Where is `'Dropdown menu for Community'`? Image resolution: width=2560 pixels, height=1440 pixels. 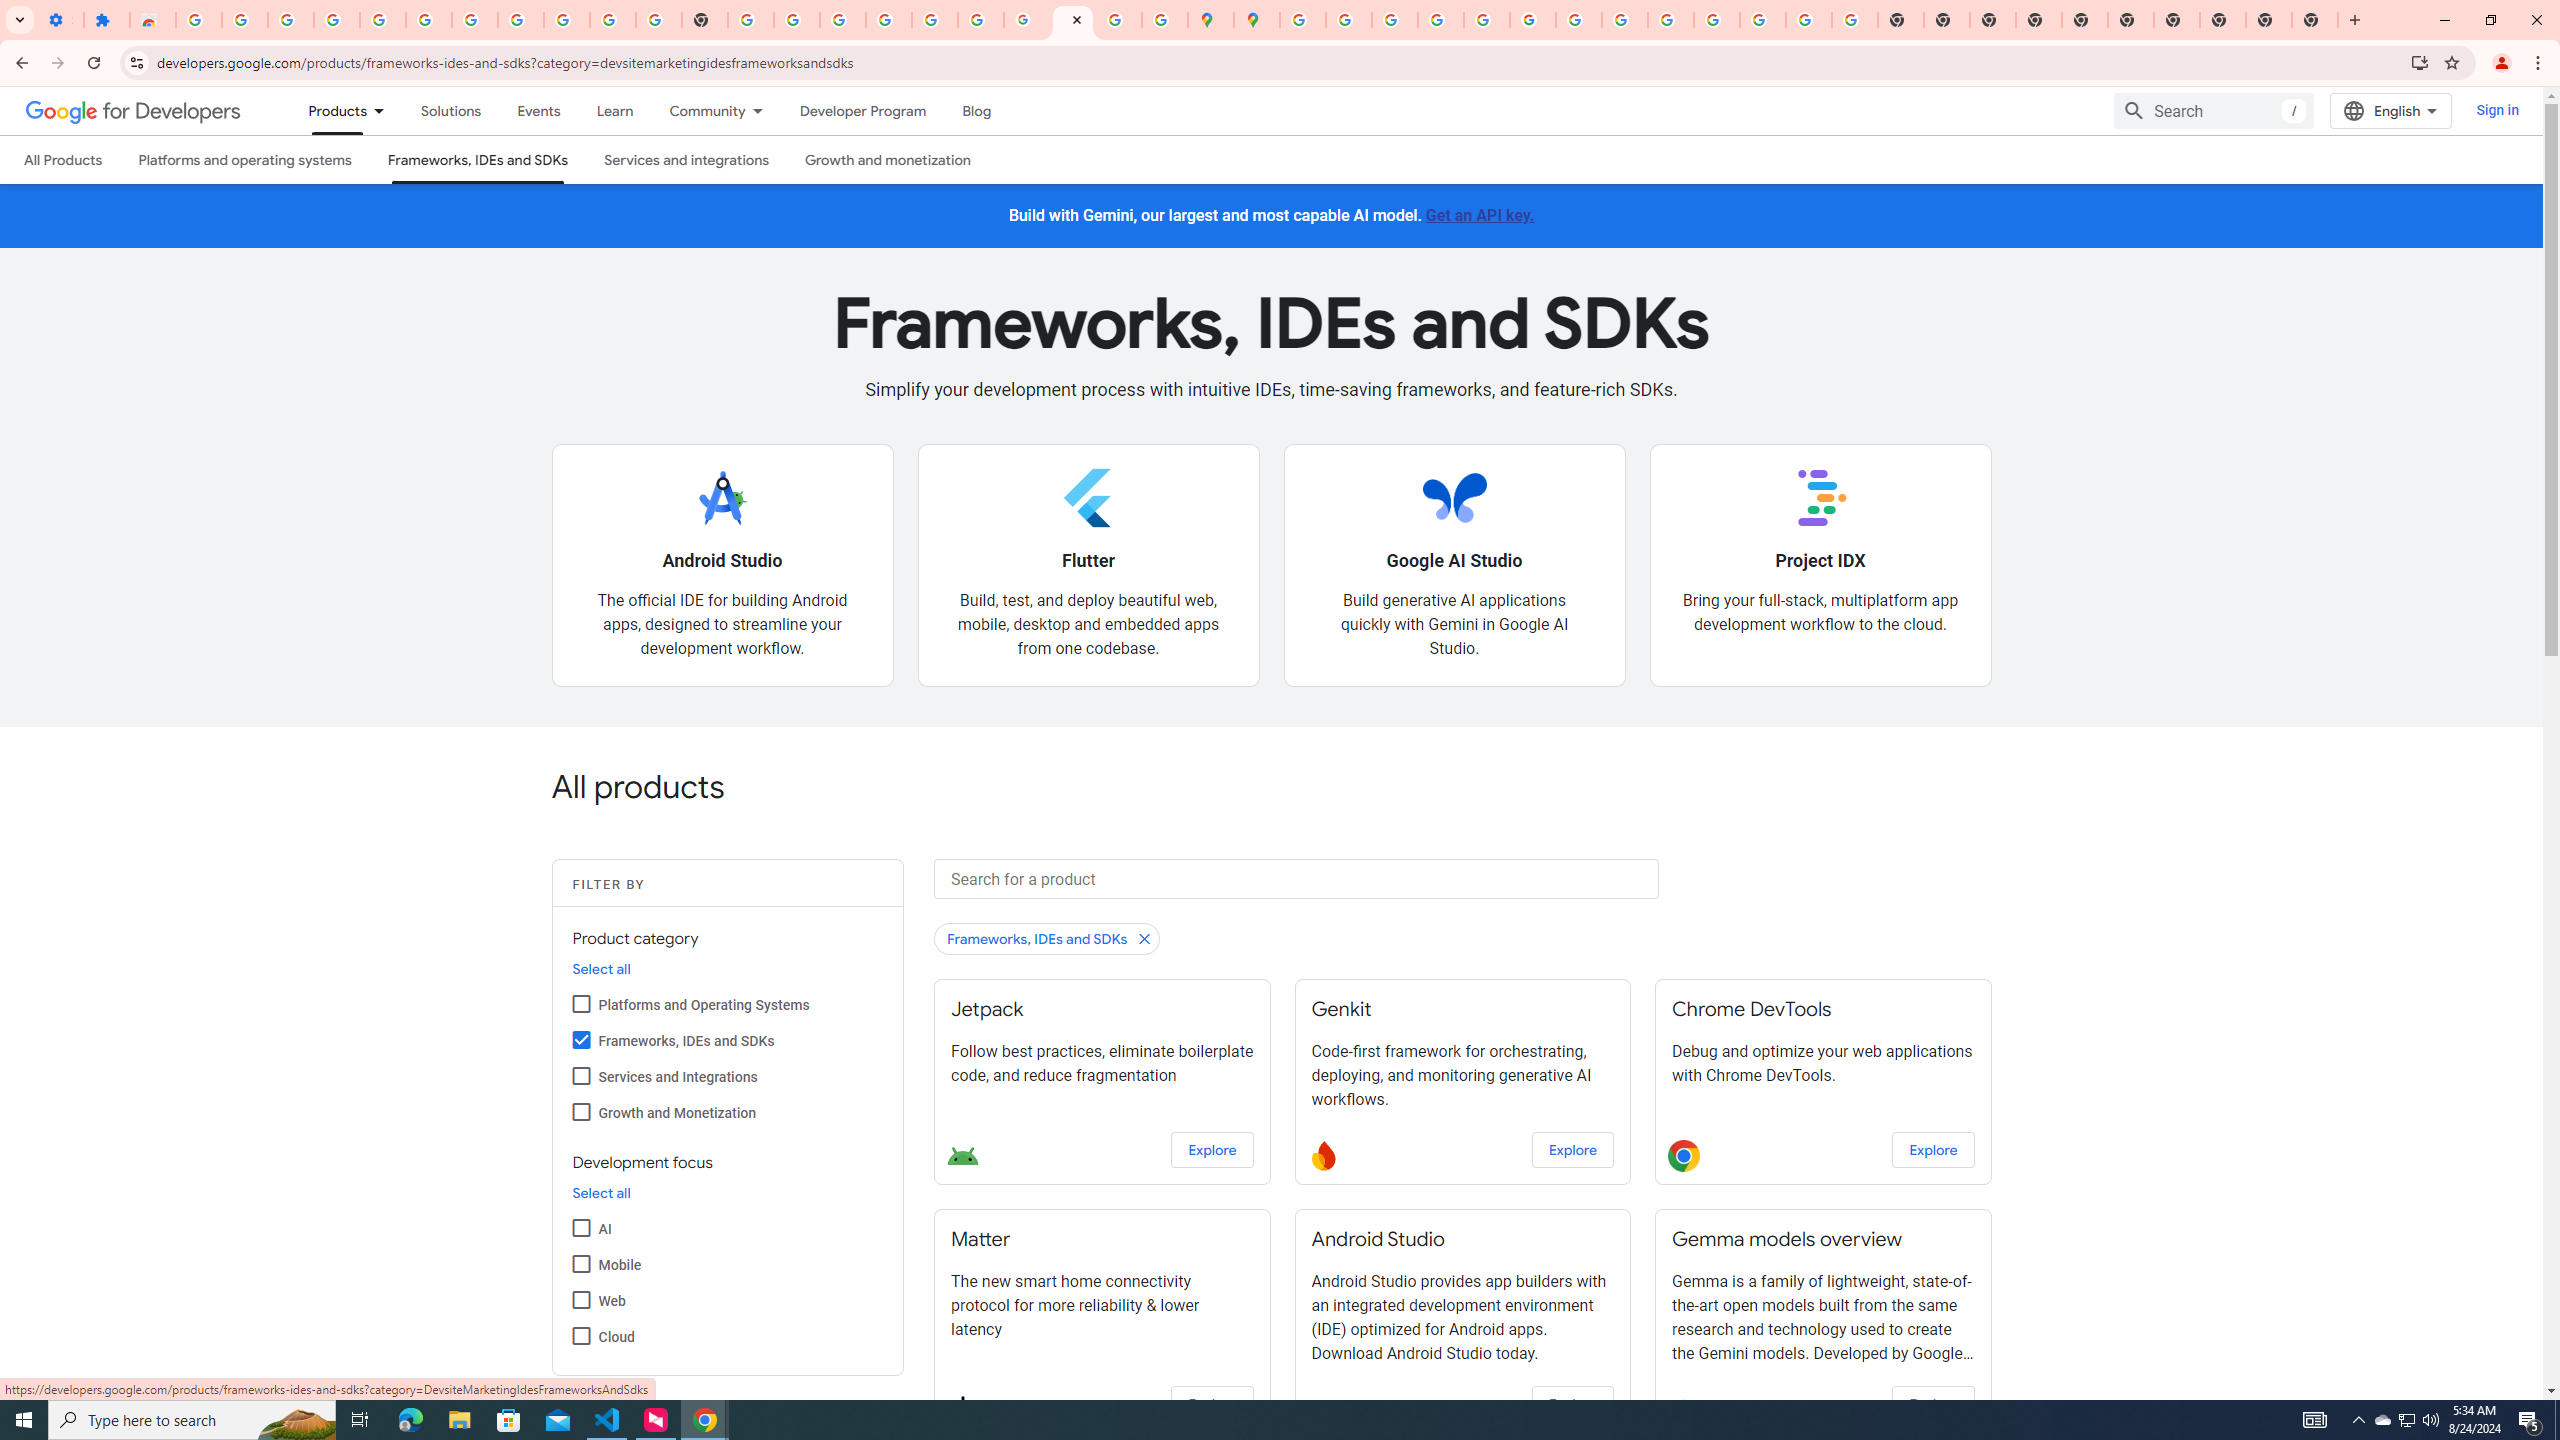
'Dropdown menu for Community' is located at coordinates (762, 110).